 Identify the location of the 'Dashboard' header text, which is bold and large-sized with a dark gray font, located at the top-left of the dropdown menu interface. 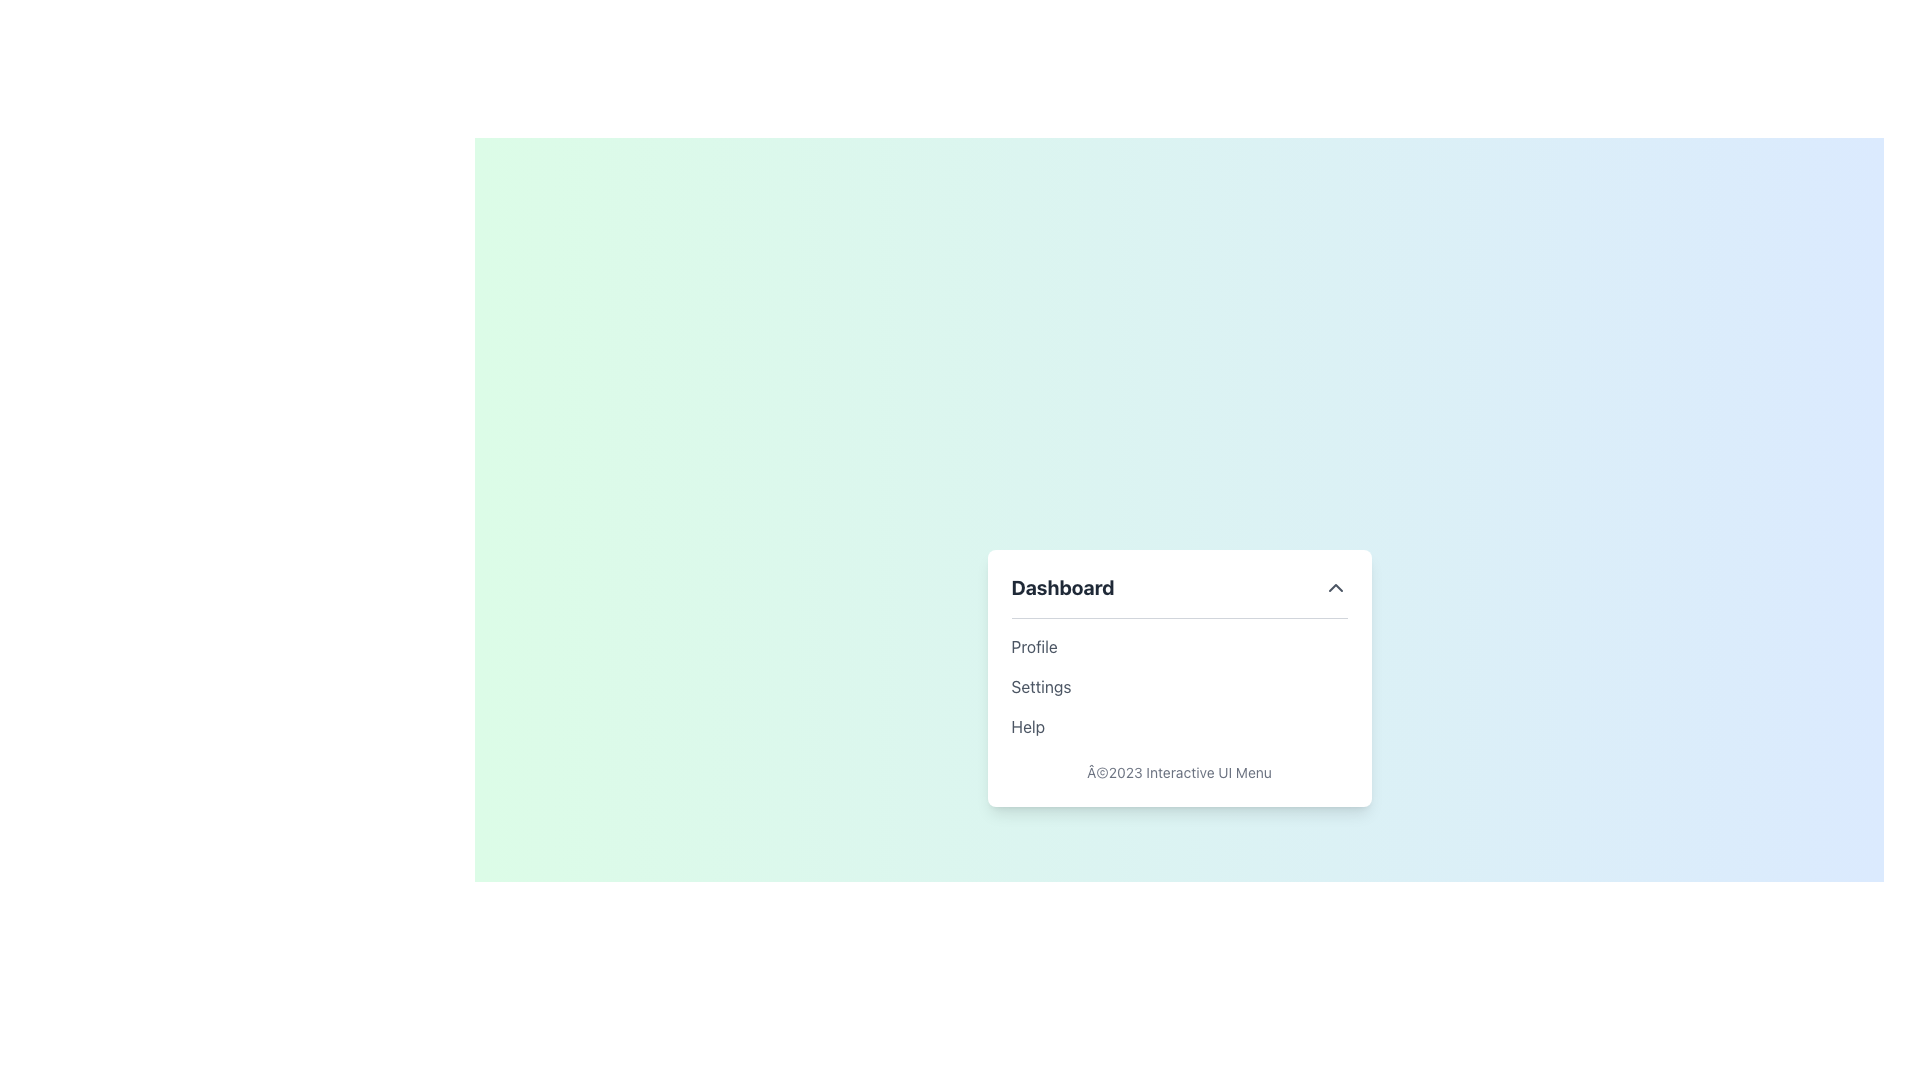
(1062, 586).